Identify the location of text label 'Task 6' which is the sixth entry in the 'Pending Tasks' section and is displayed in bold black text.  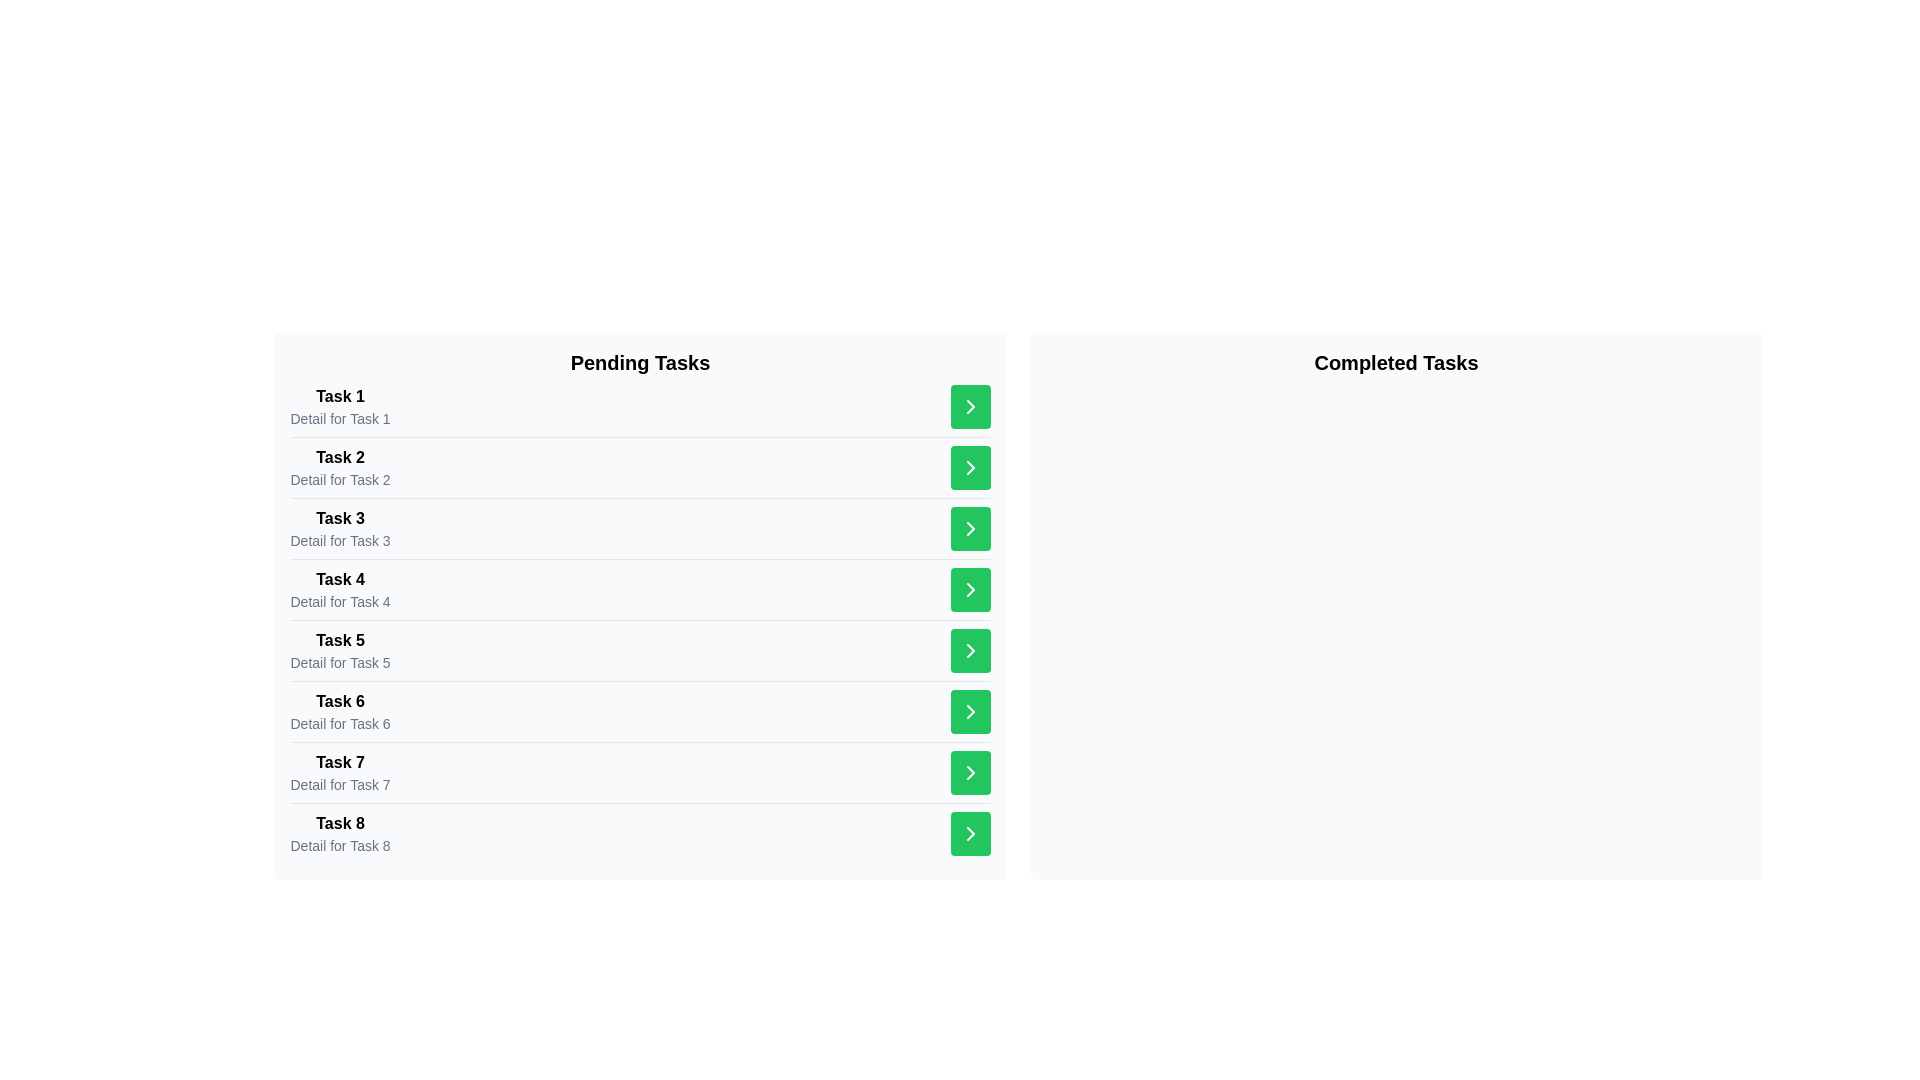
(340, 701).